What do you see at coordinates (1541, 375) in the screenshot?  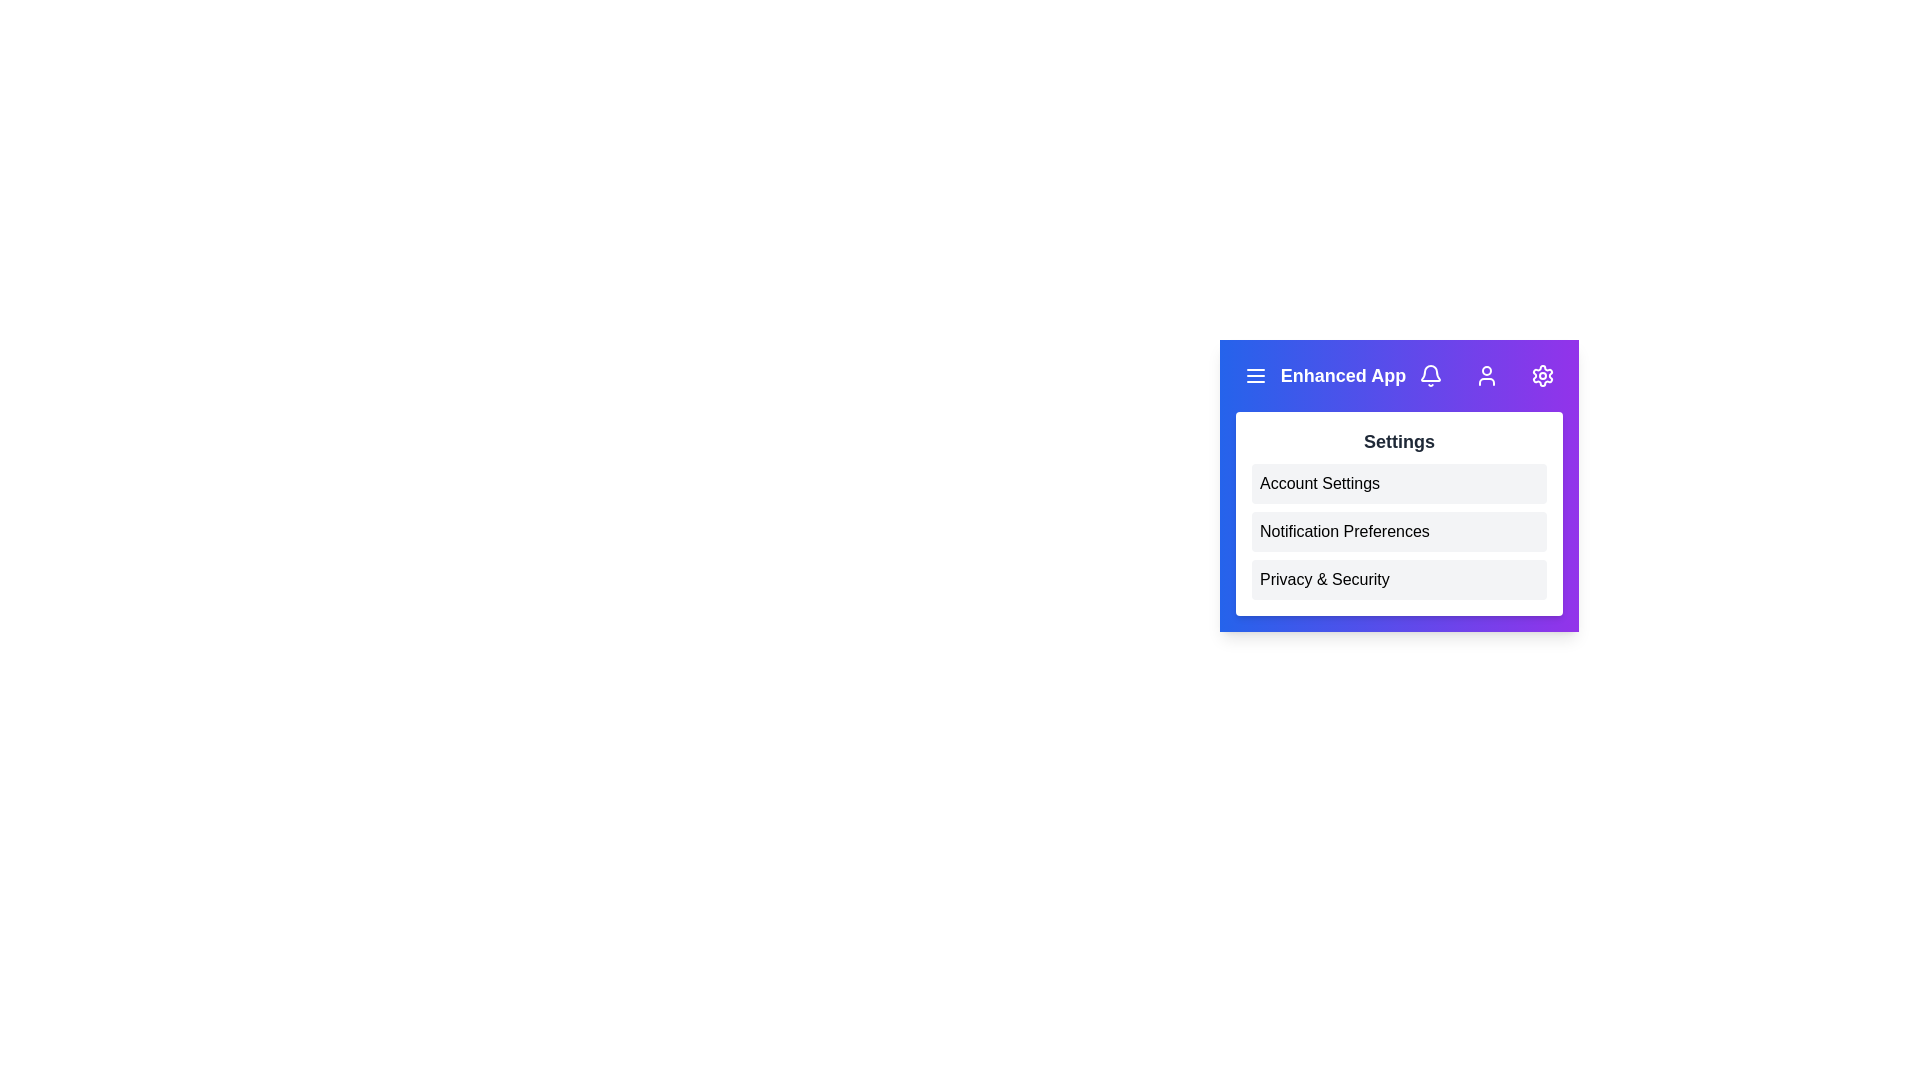 I see `the settings button to toggle the settings display` at bounding box center [1541, 375].